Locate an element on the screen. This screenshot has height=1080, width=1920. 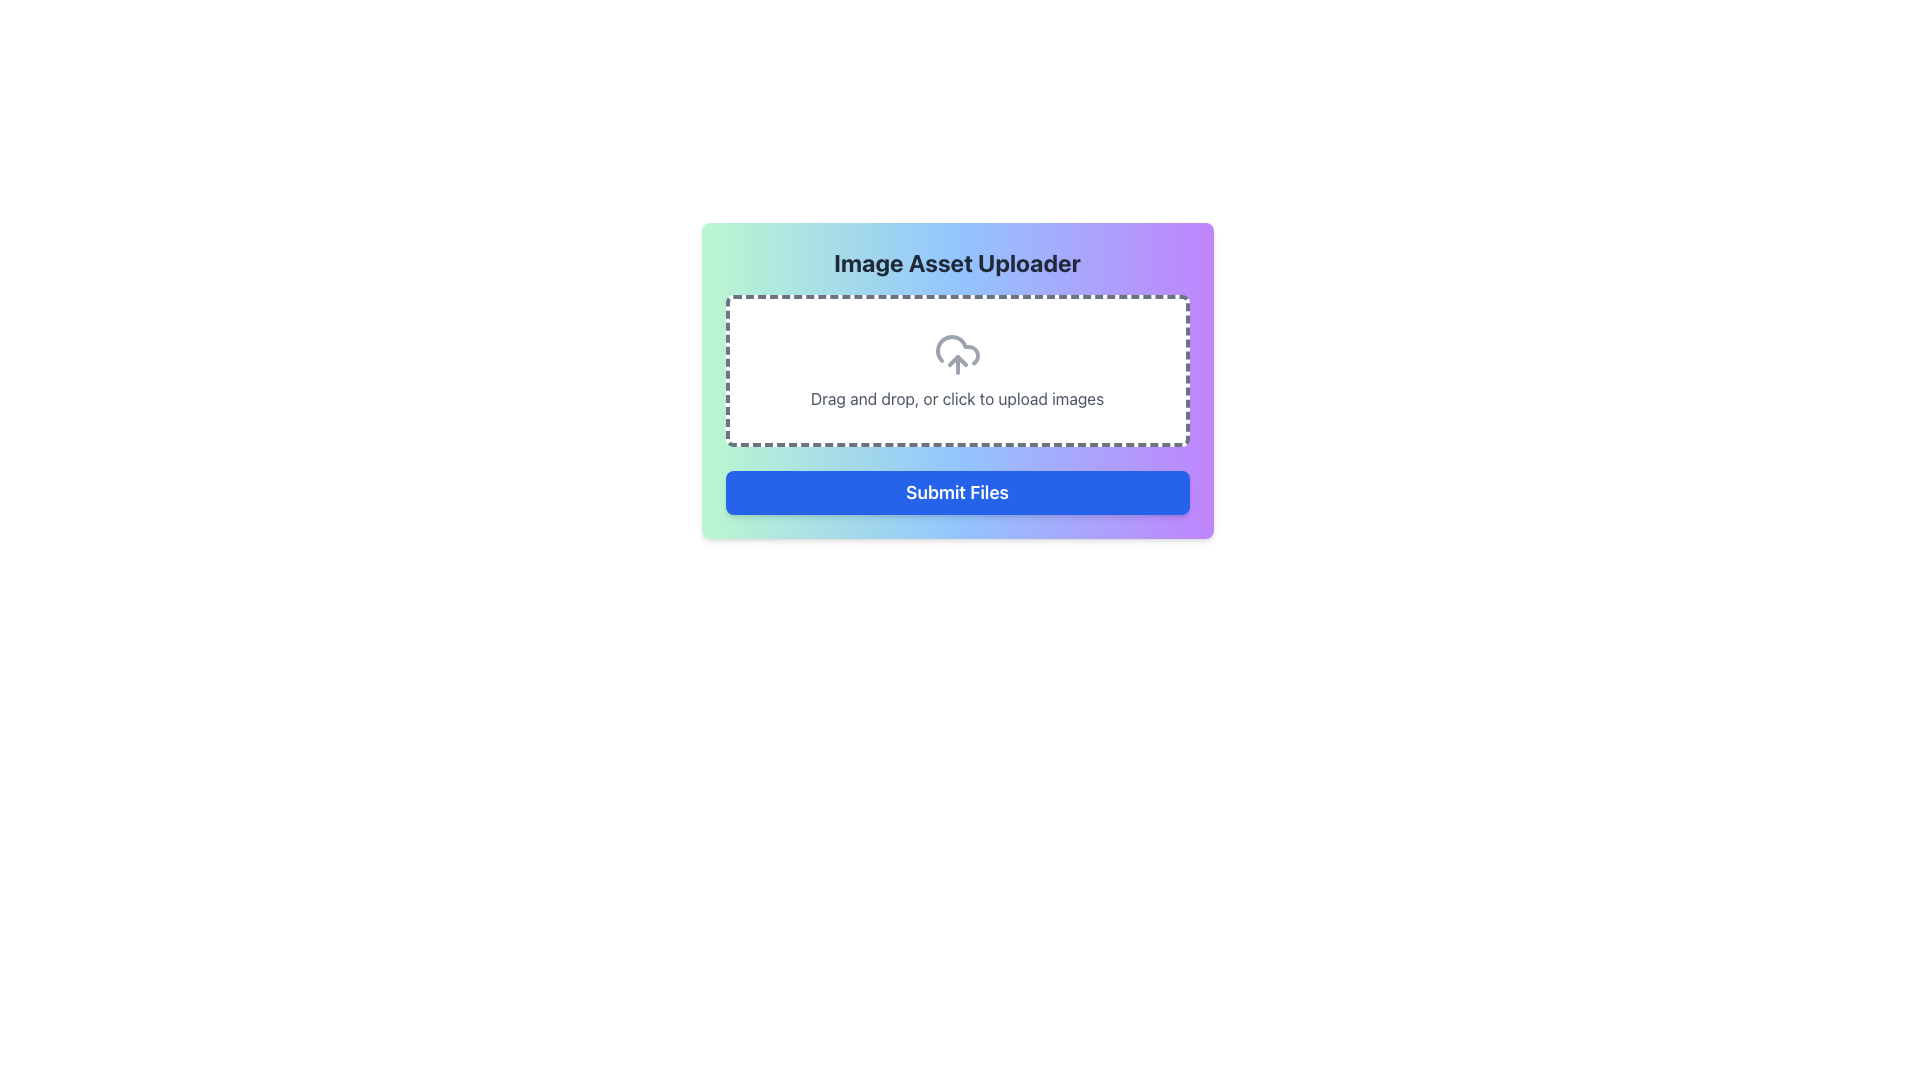
the upload icon element, which is centrally positioned within a dashed-bordered rectangular area for uploading images, located above the text 'Drag and drop, or click to upload images' is located at coordinates (956, 353).